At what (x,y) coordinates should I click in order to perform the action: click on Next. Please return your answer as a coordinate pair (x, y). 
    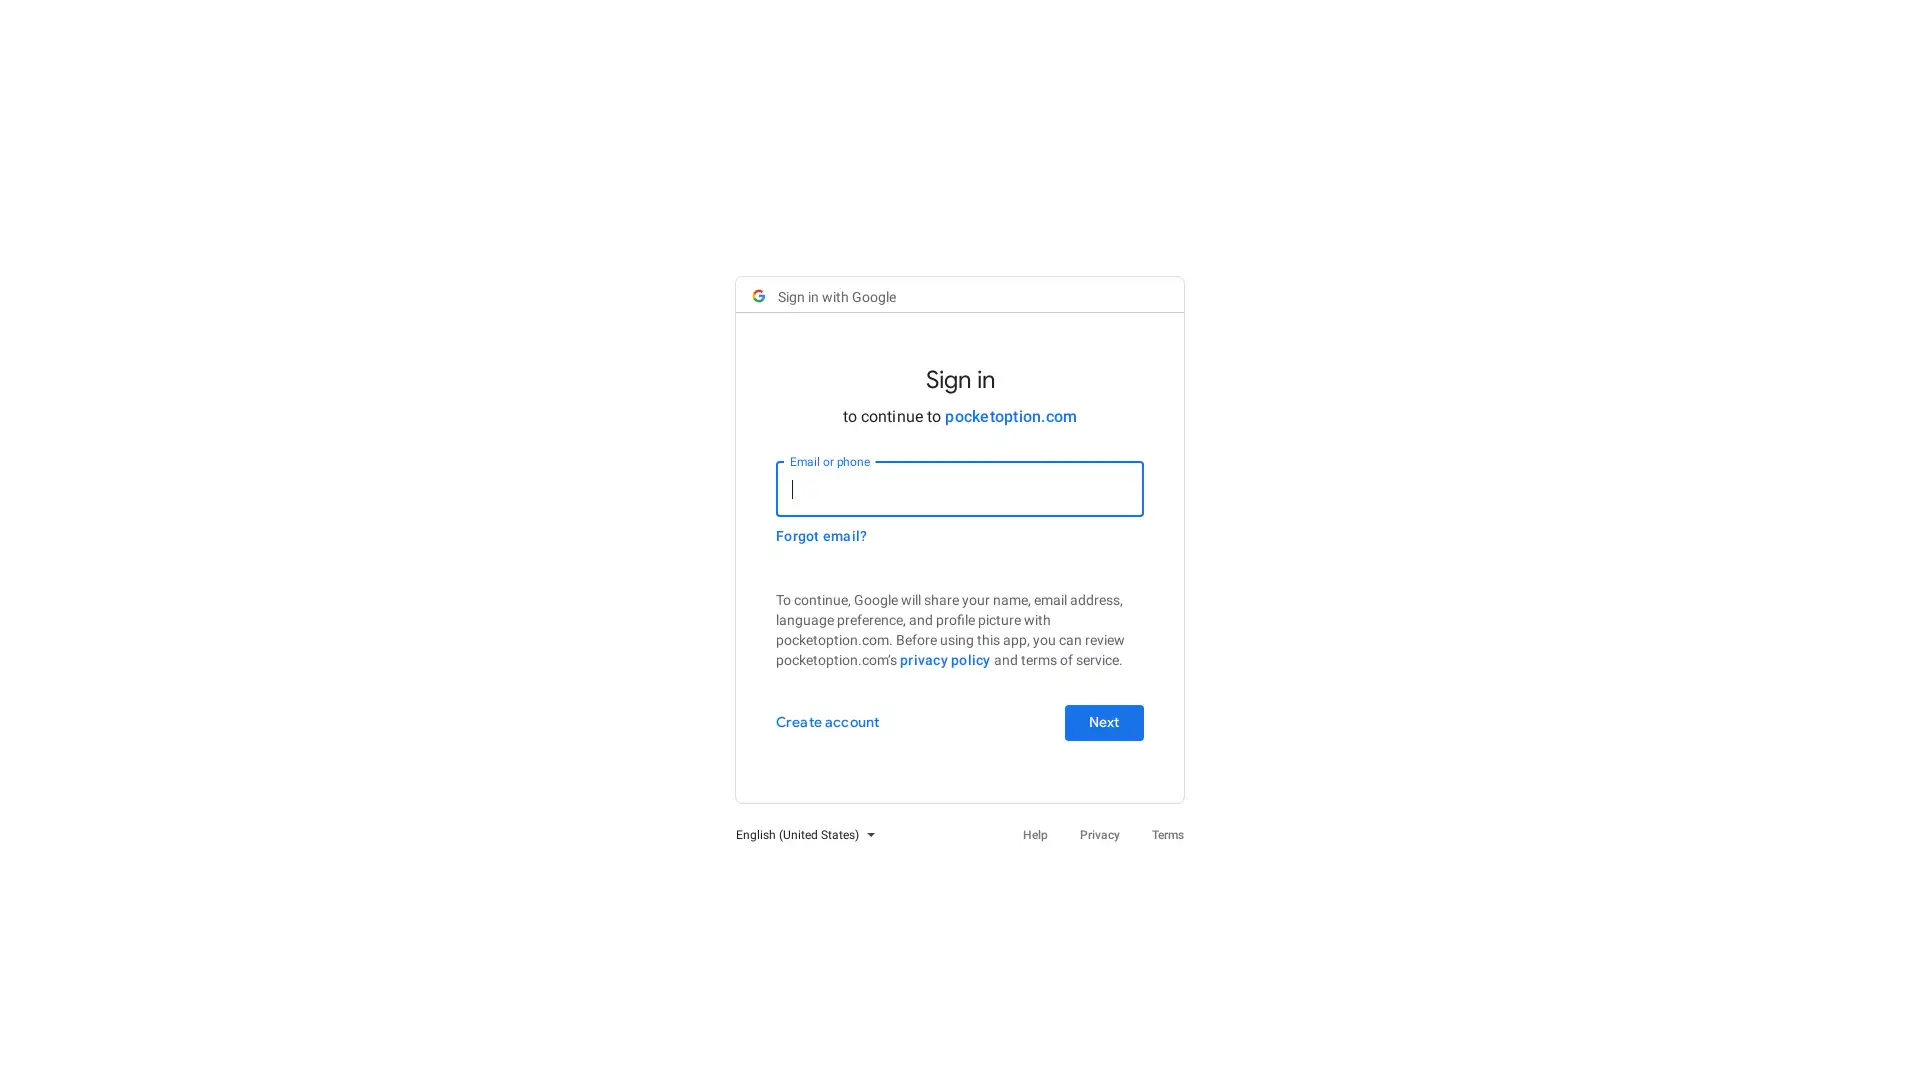
    Looking at the image, I should click on (1103, 722).